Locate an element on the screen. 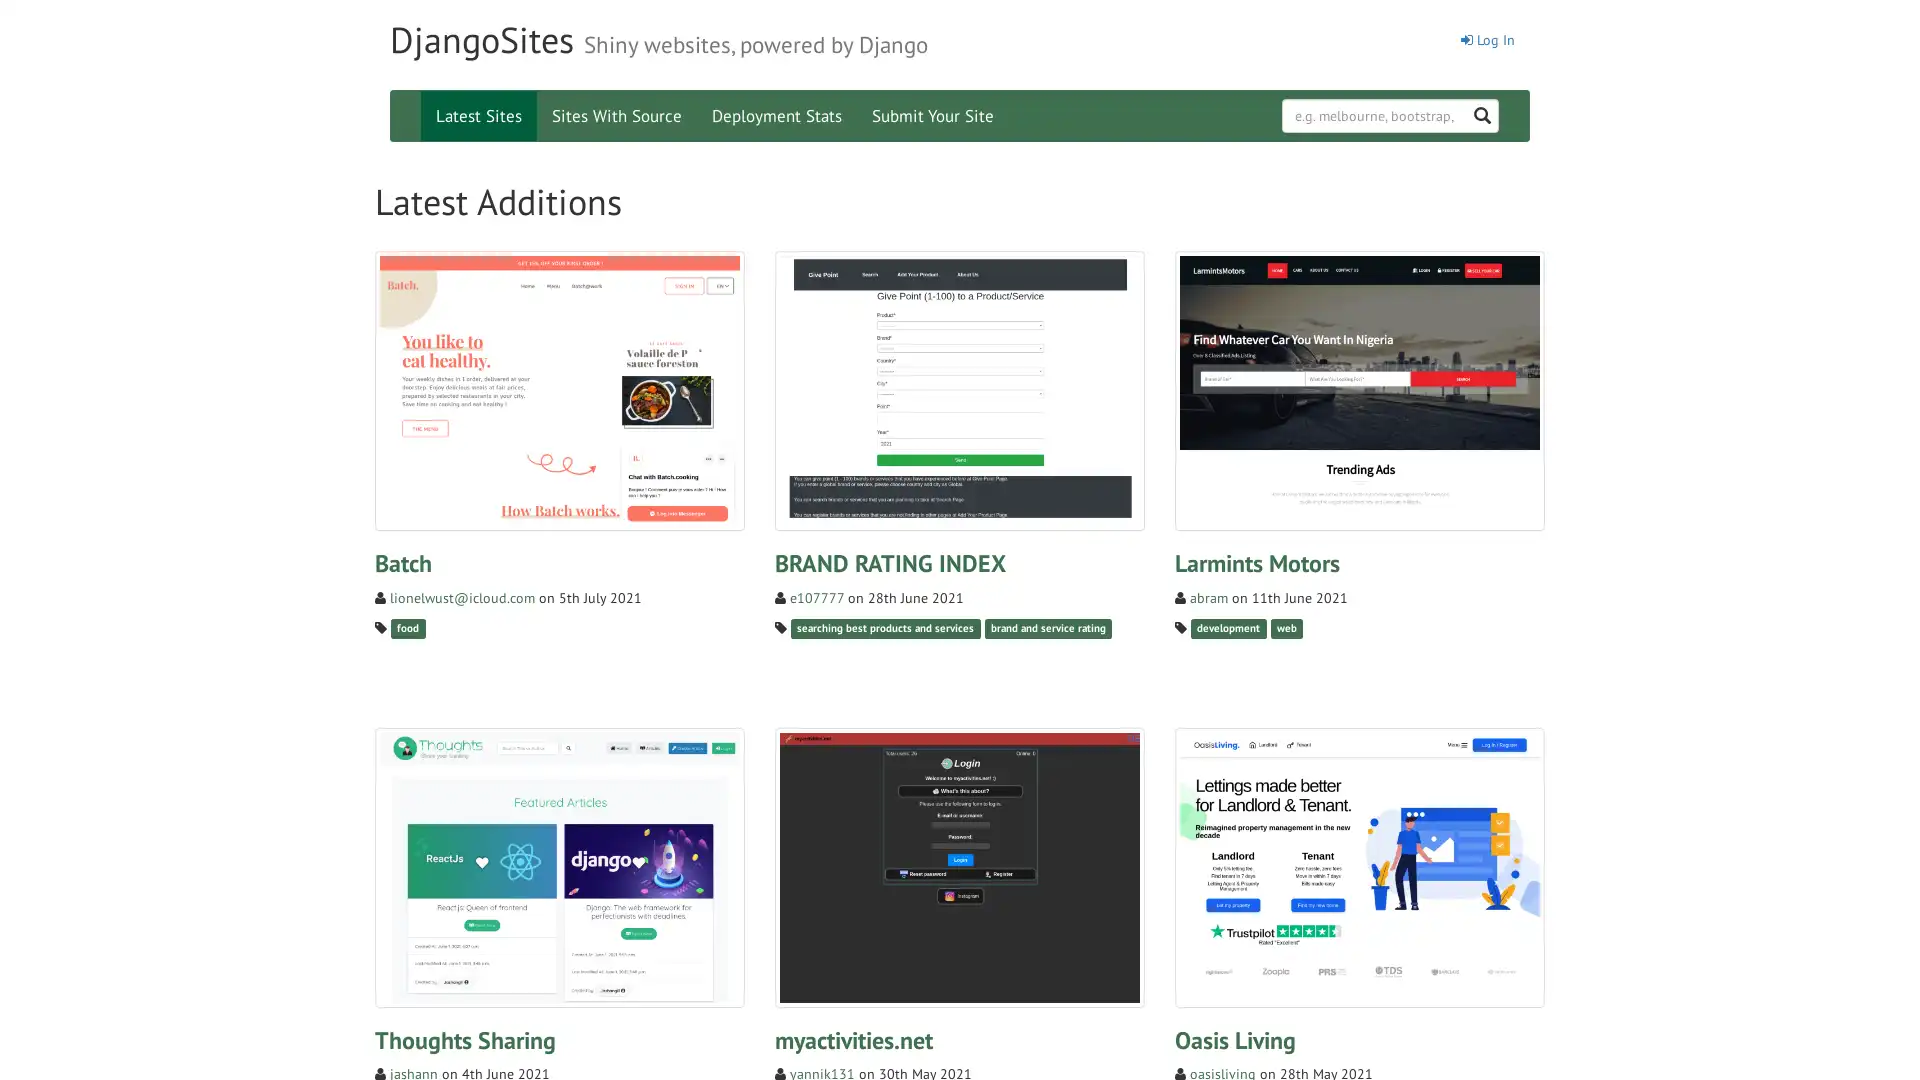  Search is located at coordinates (1511, 104).